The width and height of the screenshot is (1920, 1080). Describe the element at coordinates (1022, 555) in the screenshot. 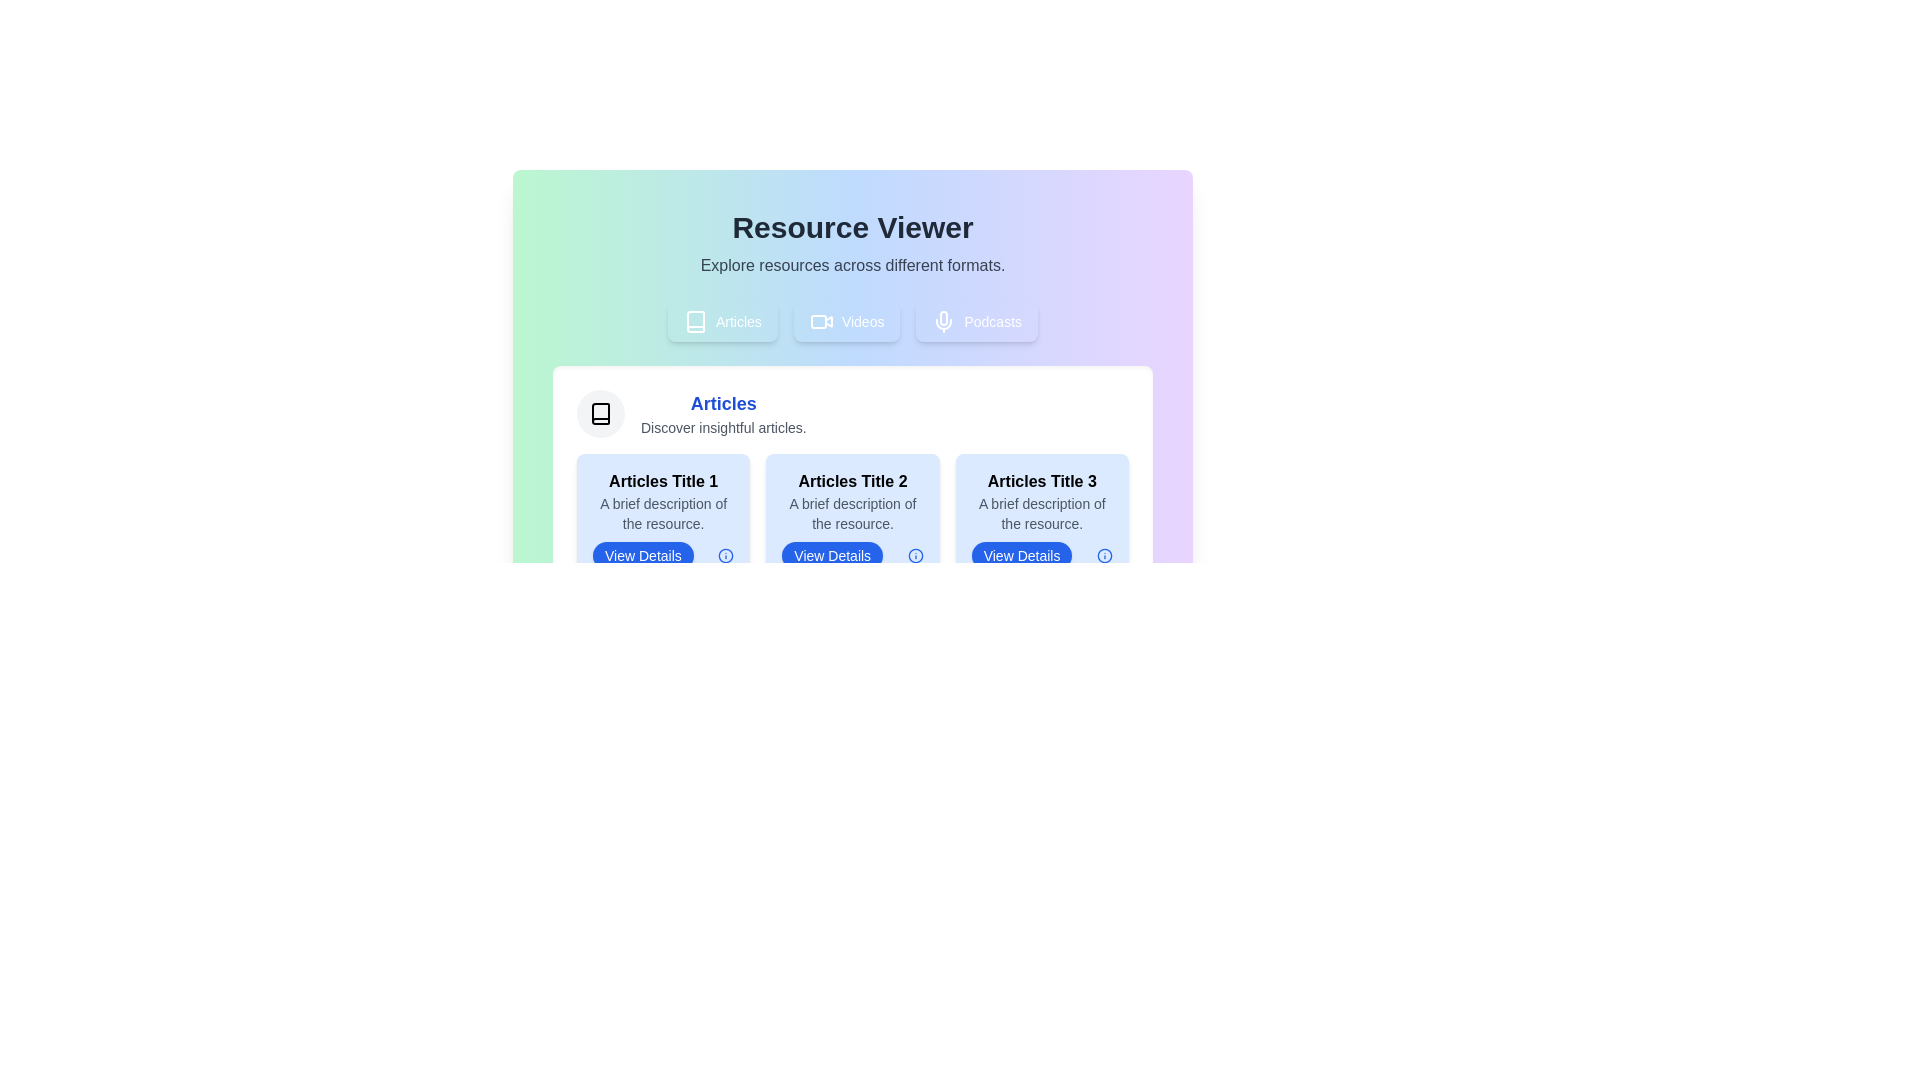

I see `the leftmost button in the card layout associated with 'Articles Title 3'` at that location.